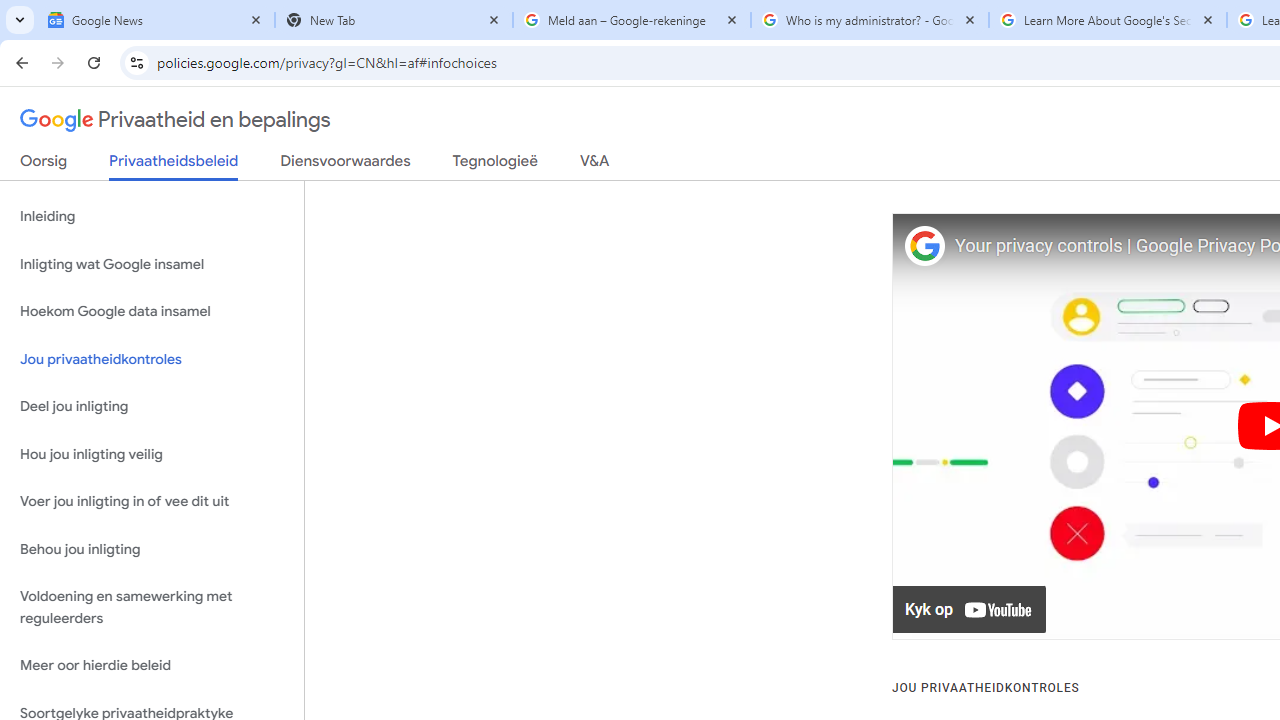 This screenshot has height=720, width=1280. Describe the element at coordinates (151, 549) in the screenshot. I see `'Behou jou inligting'` at that location.